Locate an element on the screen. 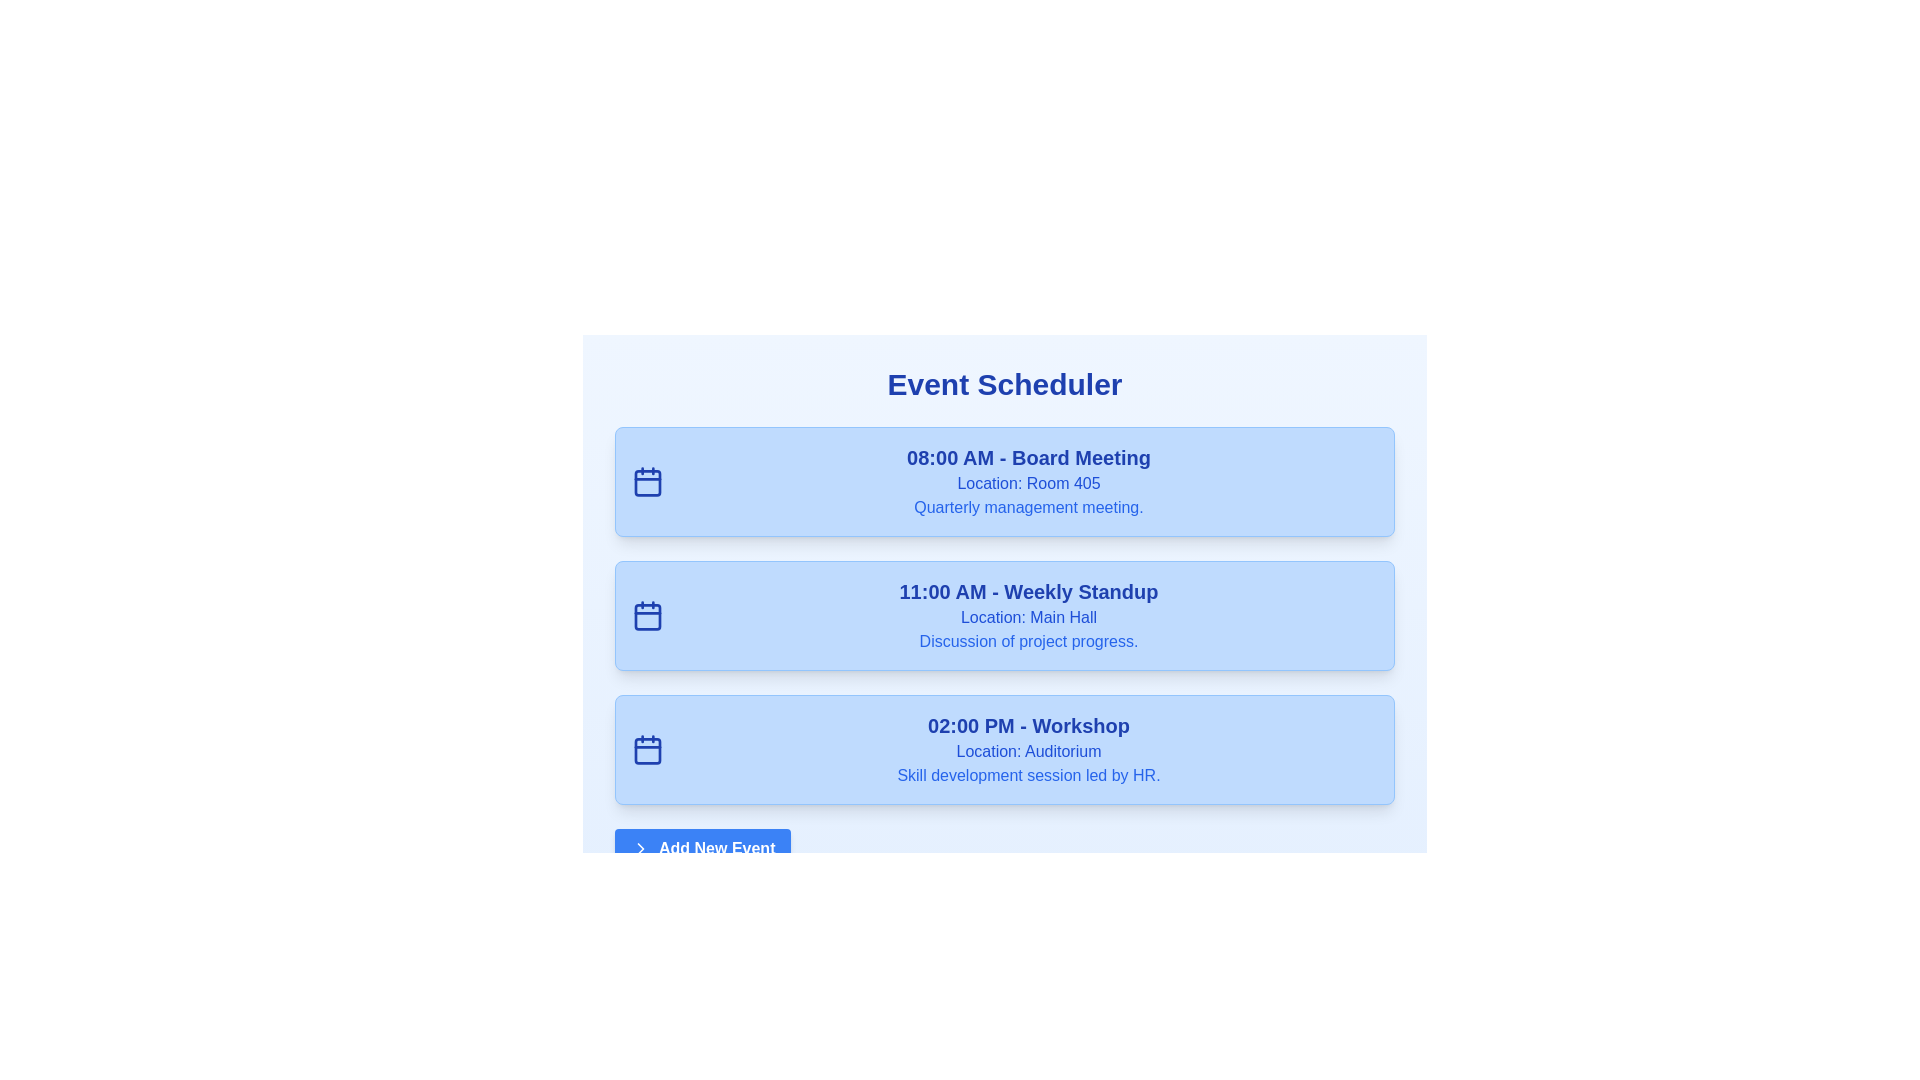 Image resolution: width=1920 pixels, height=1080 pixels. the calendar icon with bold blue strokes, which is located at the top-left corner of the event card for '02:00 PM - Workshop' is located at coordinates (648, 749).